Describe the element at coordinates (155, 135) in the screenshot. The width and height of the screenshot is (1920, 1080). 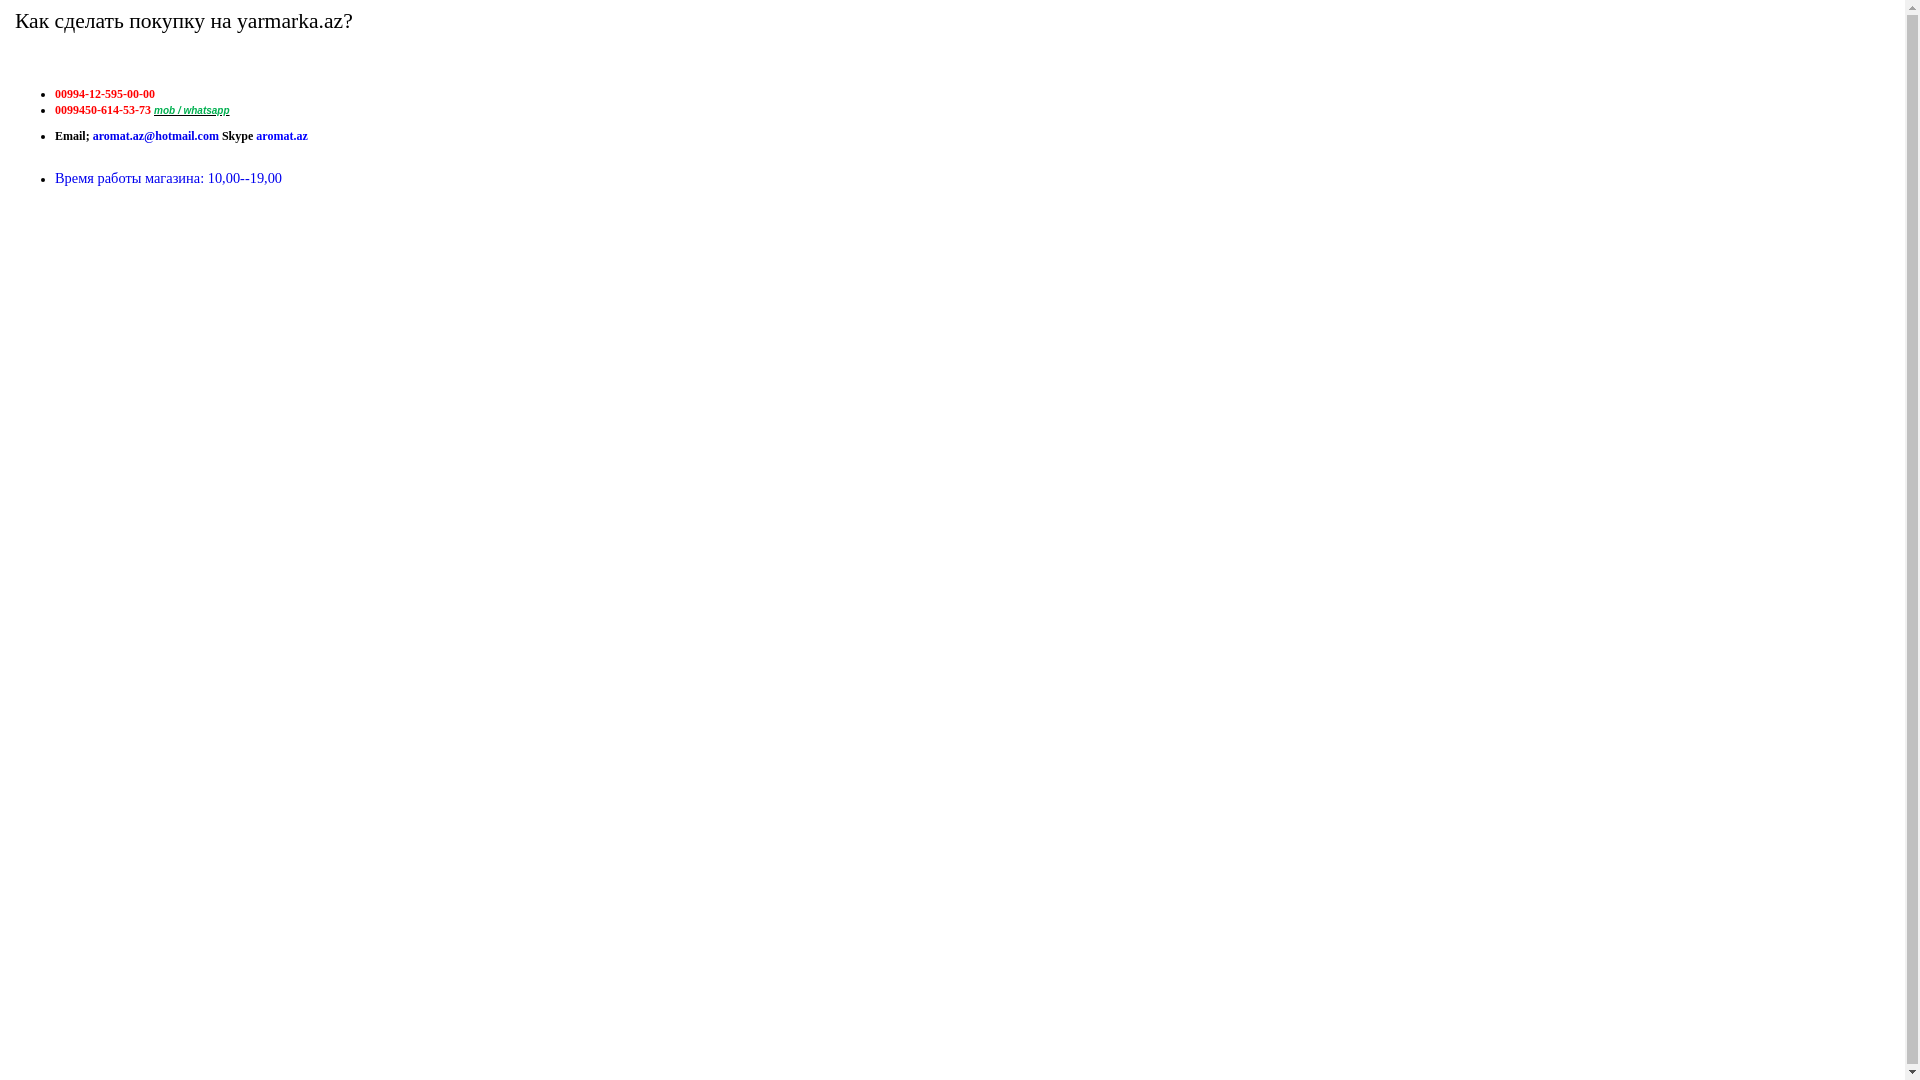
I see `'aromat.az@hotmail.com'` at that location.